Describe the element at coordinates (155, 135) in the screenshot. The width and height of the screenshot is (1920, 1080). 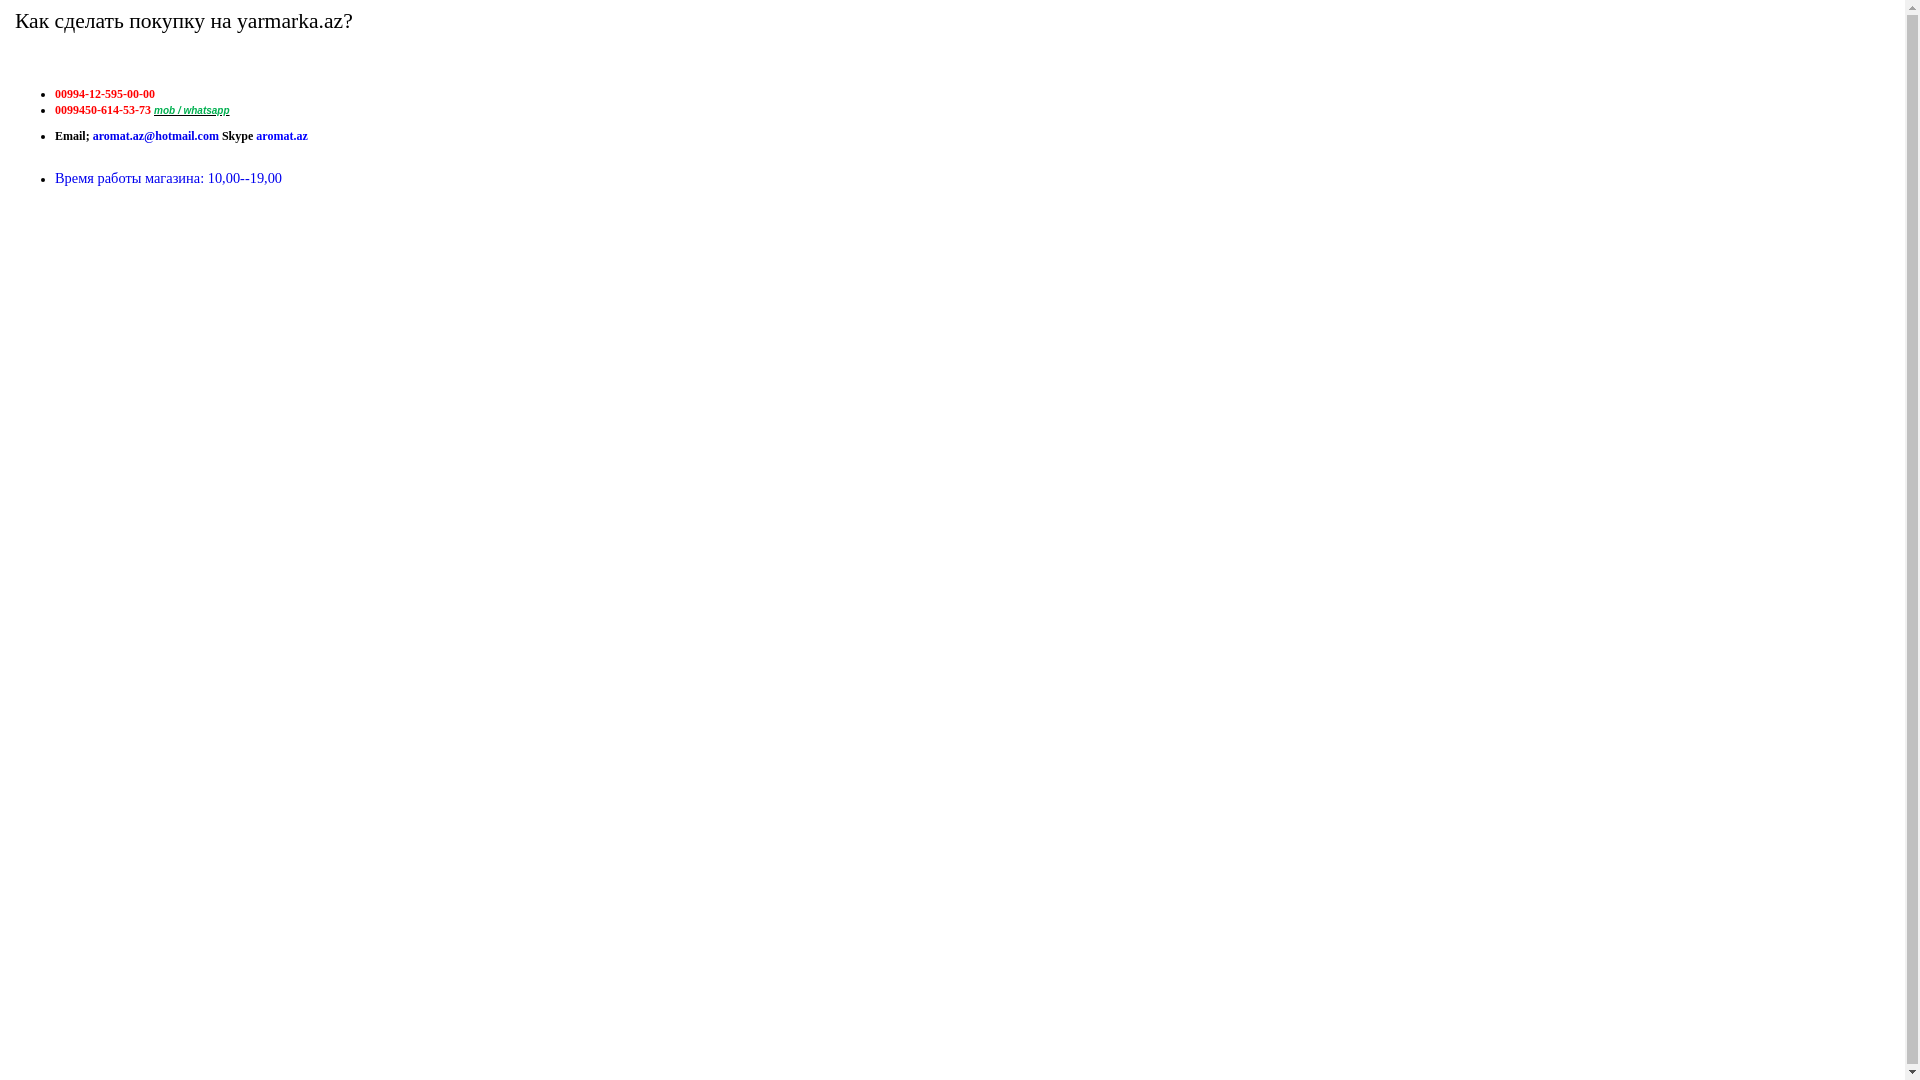
I see `'aromat.az@hotmail.com'` at that location.